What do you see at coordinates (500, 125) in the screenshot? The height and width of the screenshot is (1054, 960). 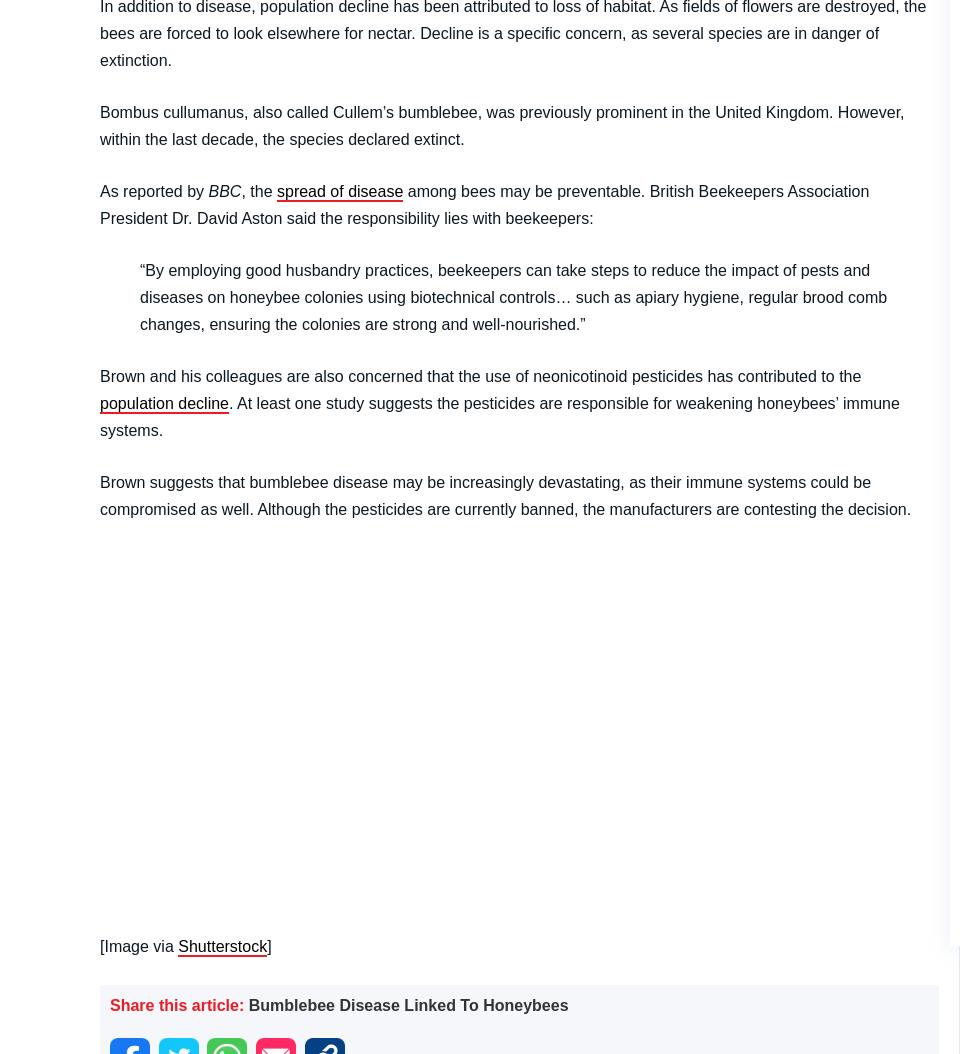 I see `'Bombus cullumanus, also called Cullem’s bumblebee, was previously prominent in the United Kingdom. However, within the last decade, the species declared extinct.'` at bounding box center [500, 125].